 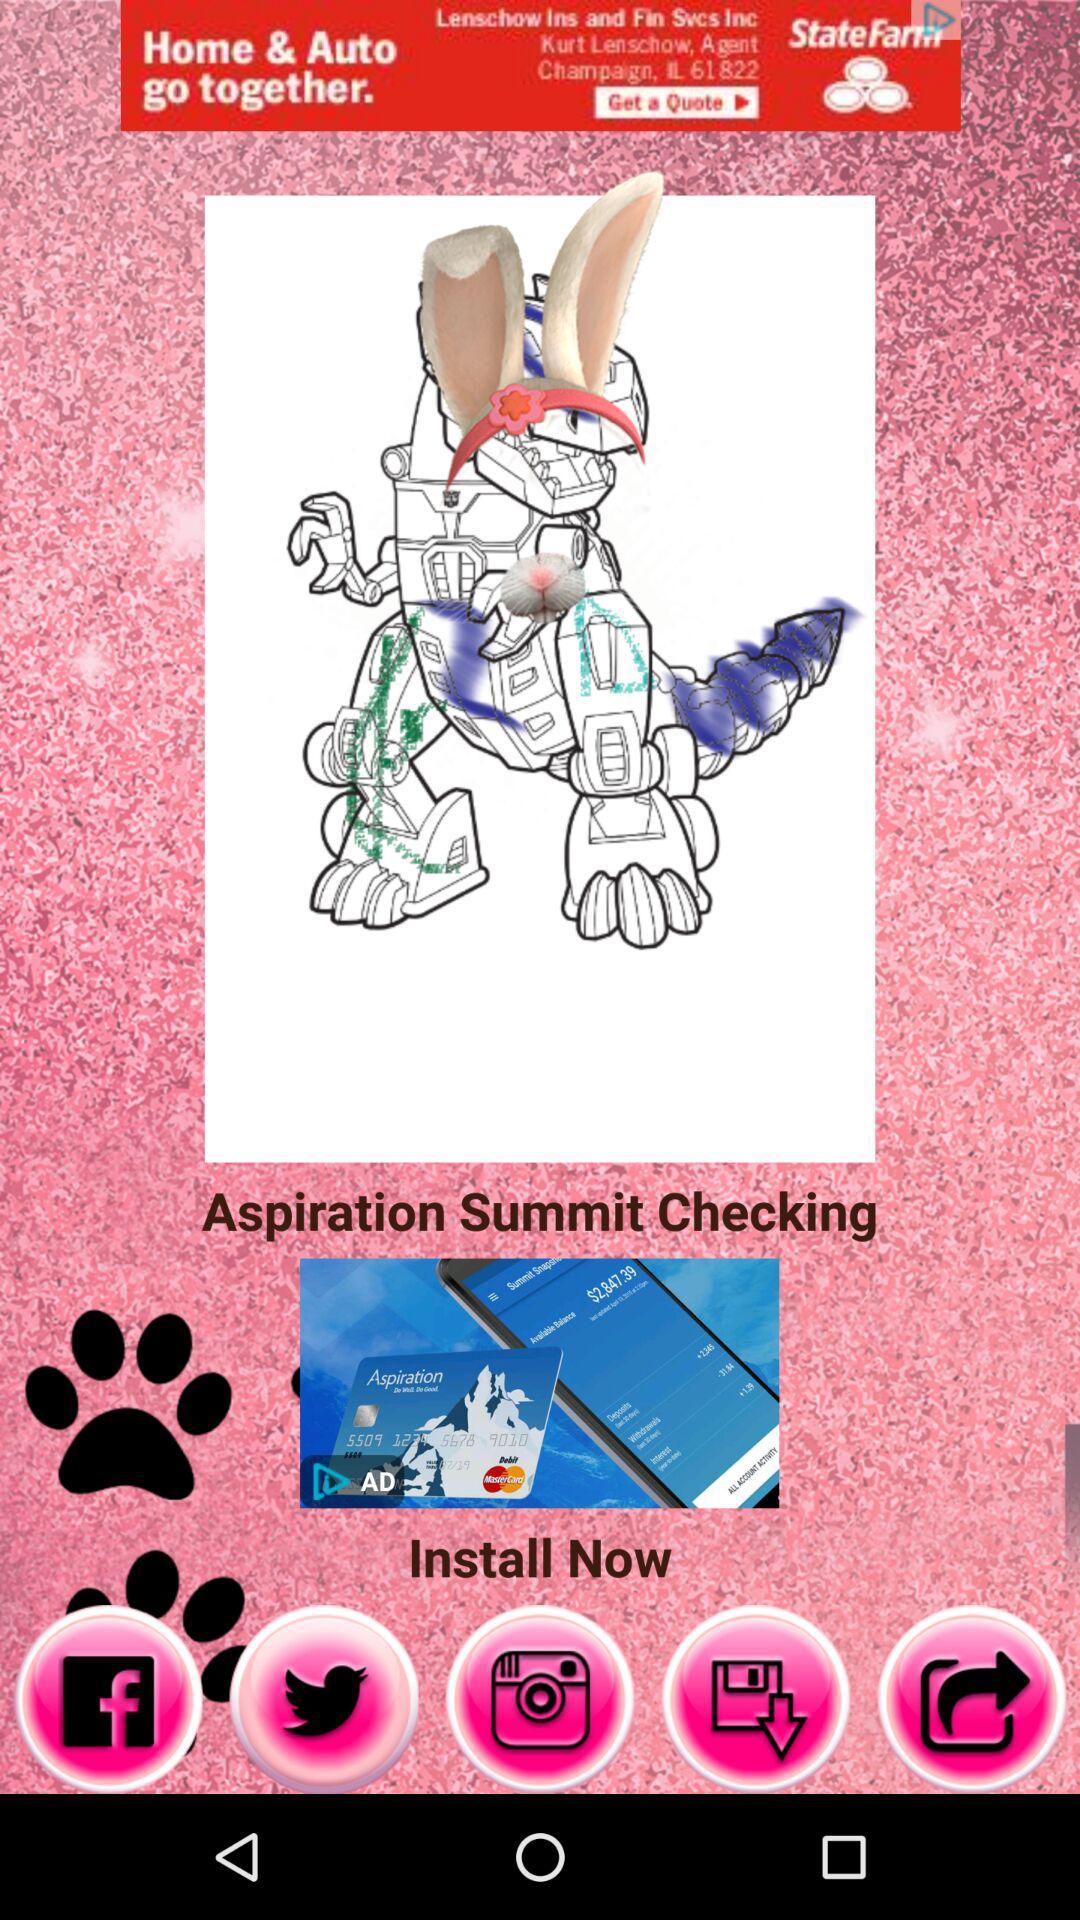 What do you see at coordinates (323, 1698) in the screenshot?
I see `twiter button` at bounding box center [323, 1698].